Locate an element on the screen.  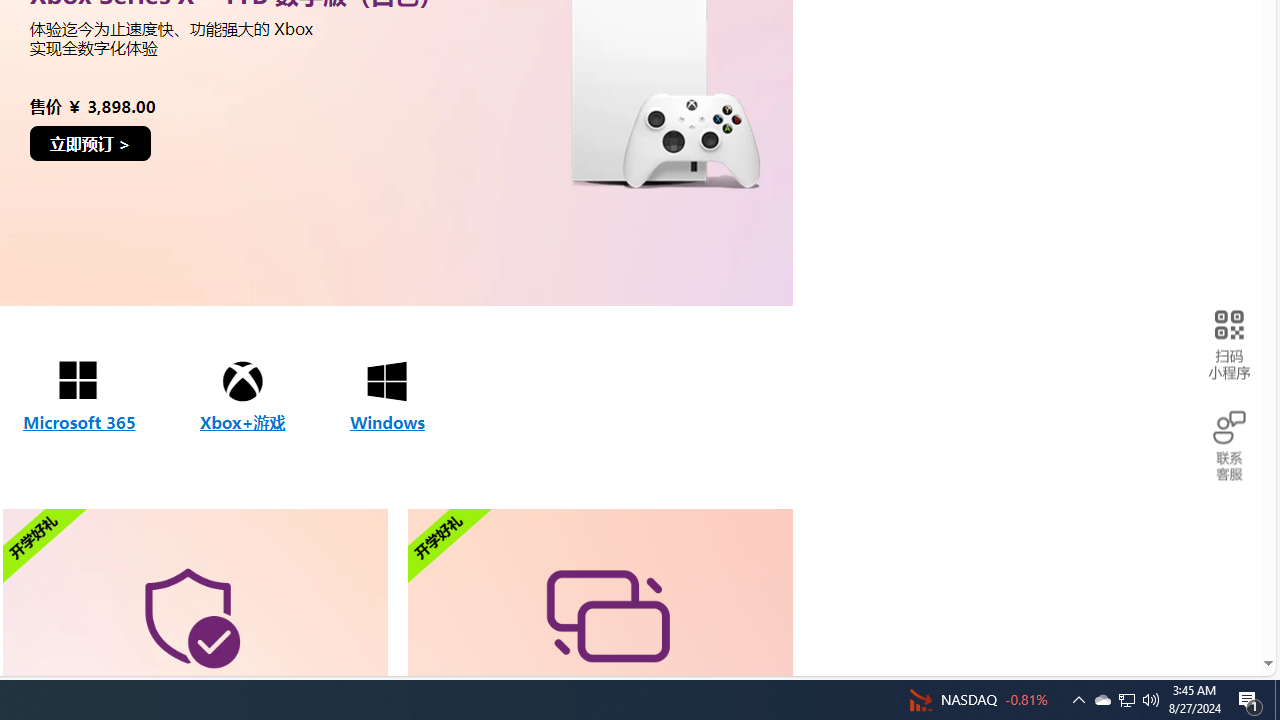
'Windows' is located at coordinates (387, 397).